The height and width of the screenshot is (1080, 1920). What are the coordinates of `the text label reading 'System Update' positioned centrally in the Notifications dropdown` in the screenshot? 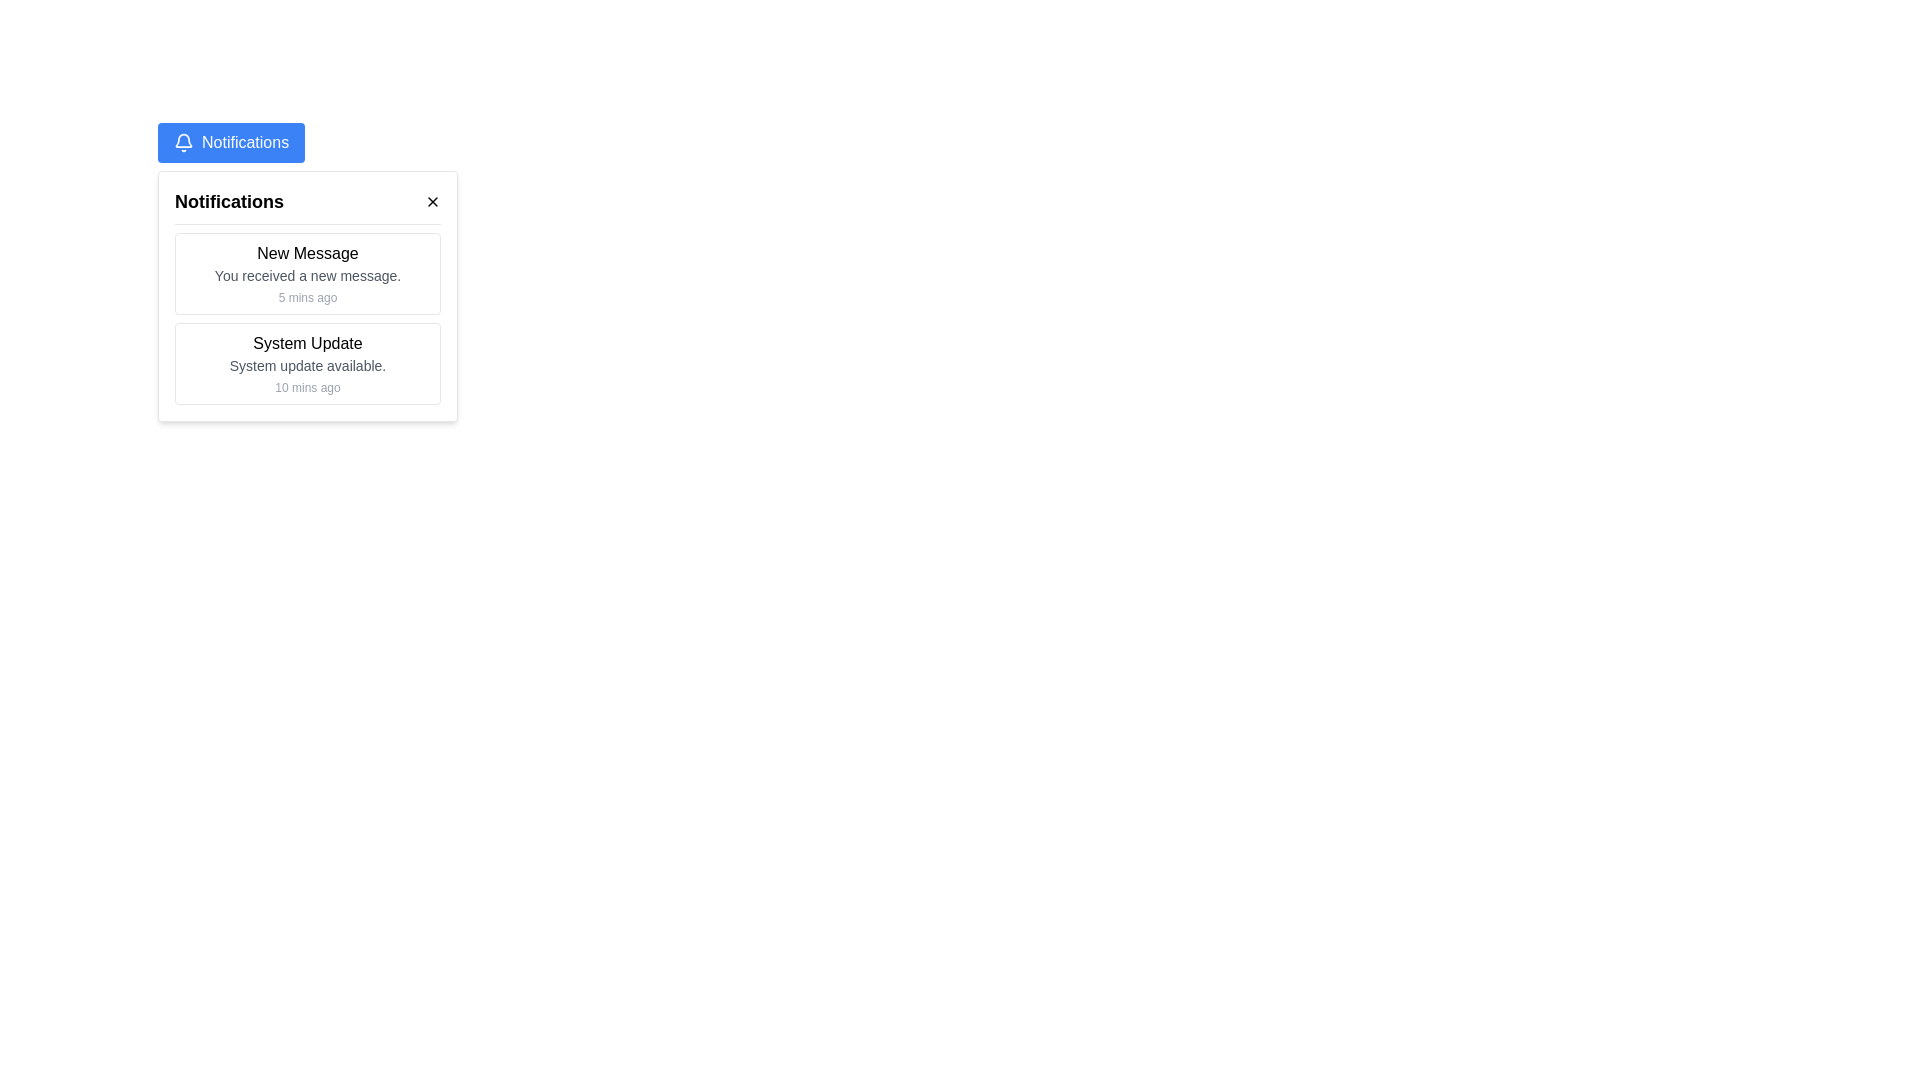 It's located at (306, 342).